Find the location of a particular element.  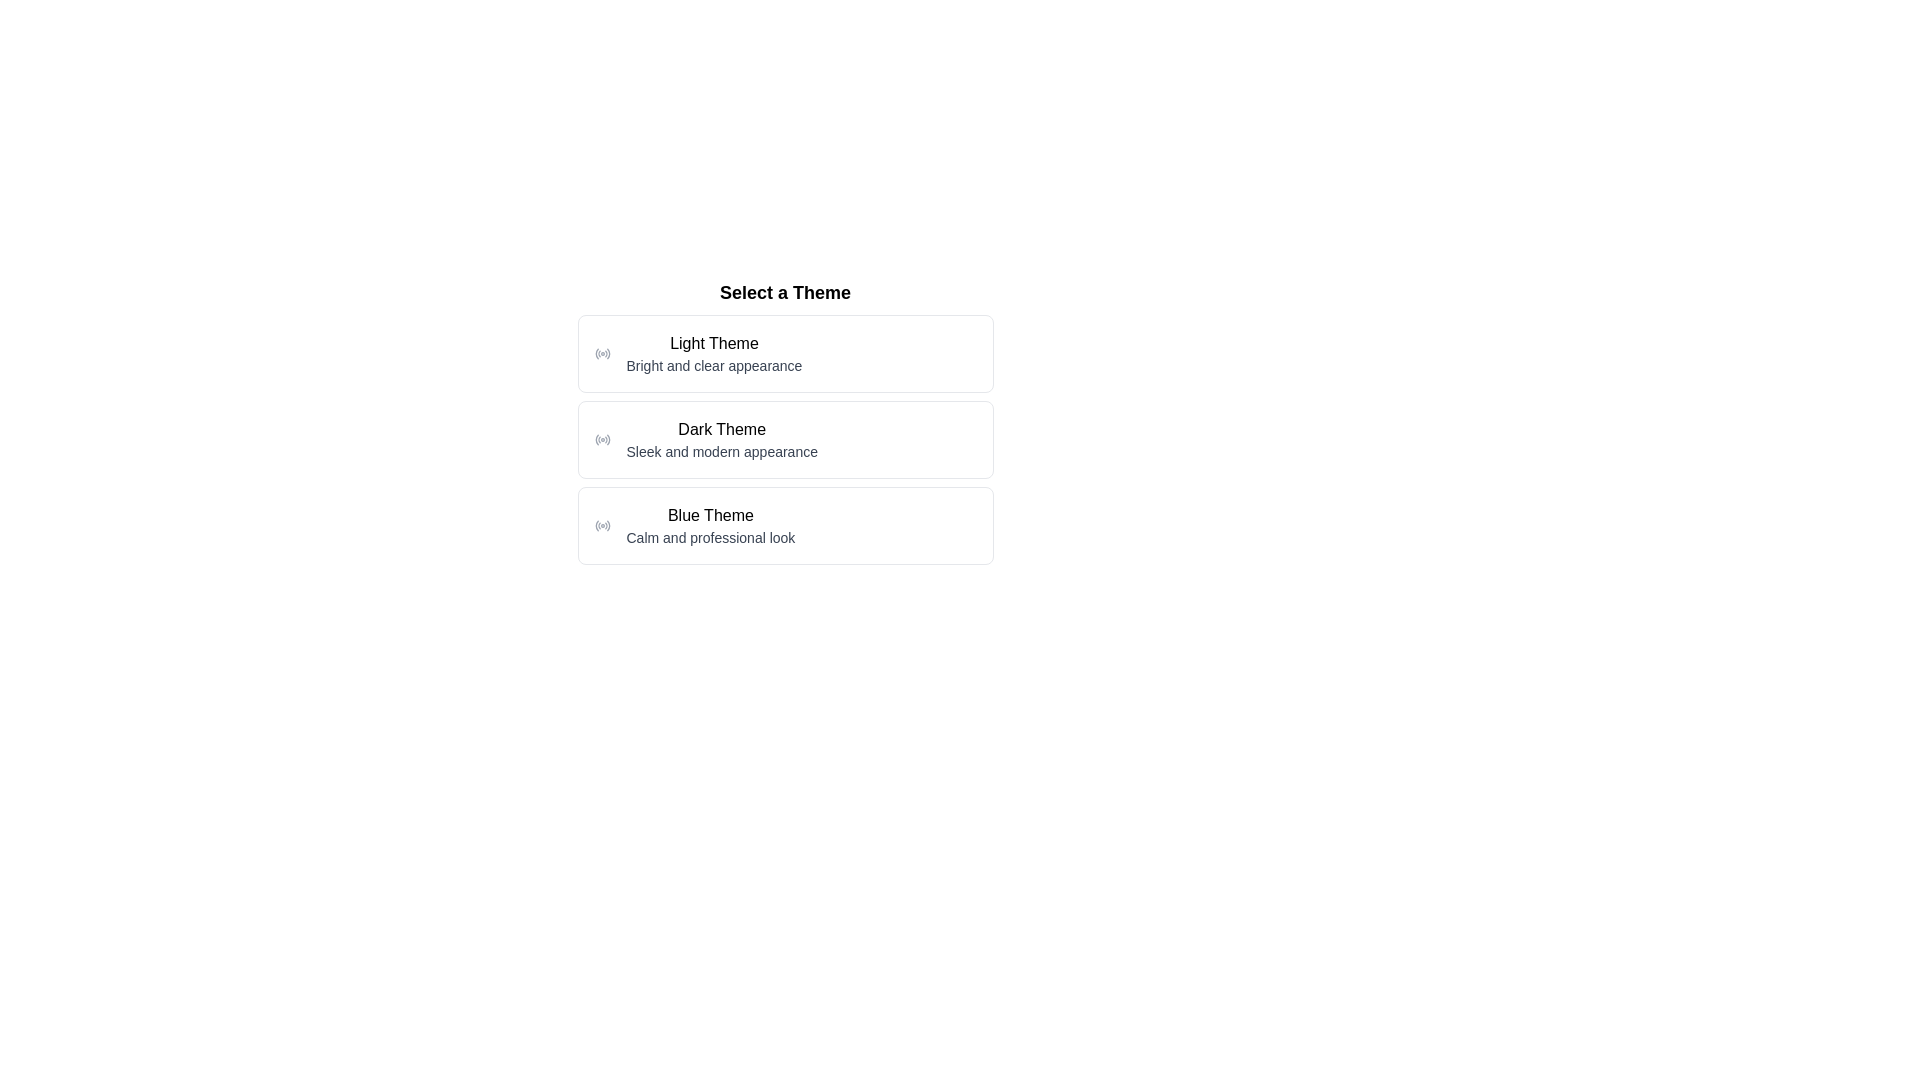

the static text label that reads 'Sleek and modern appearance', located below the 'Dark Theme' title in the card layout is located at coordinates (721, 451).